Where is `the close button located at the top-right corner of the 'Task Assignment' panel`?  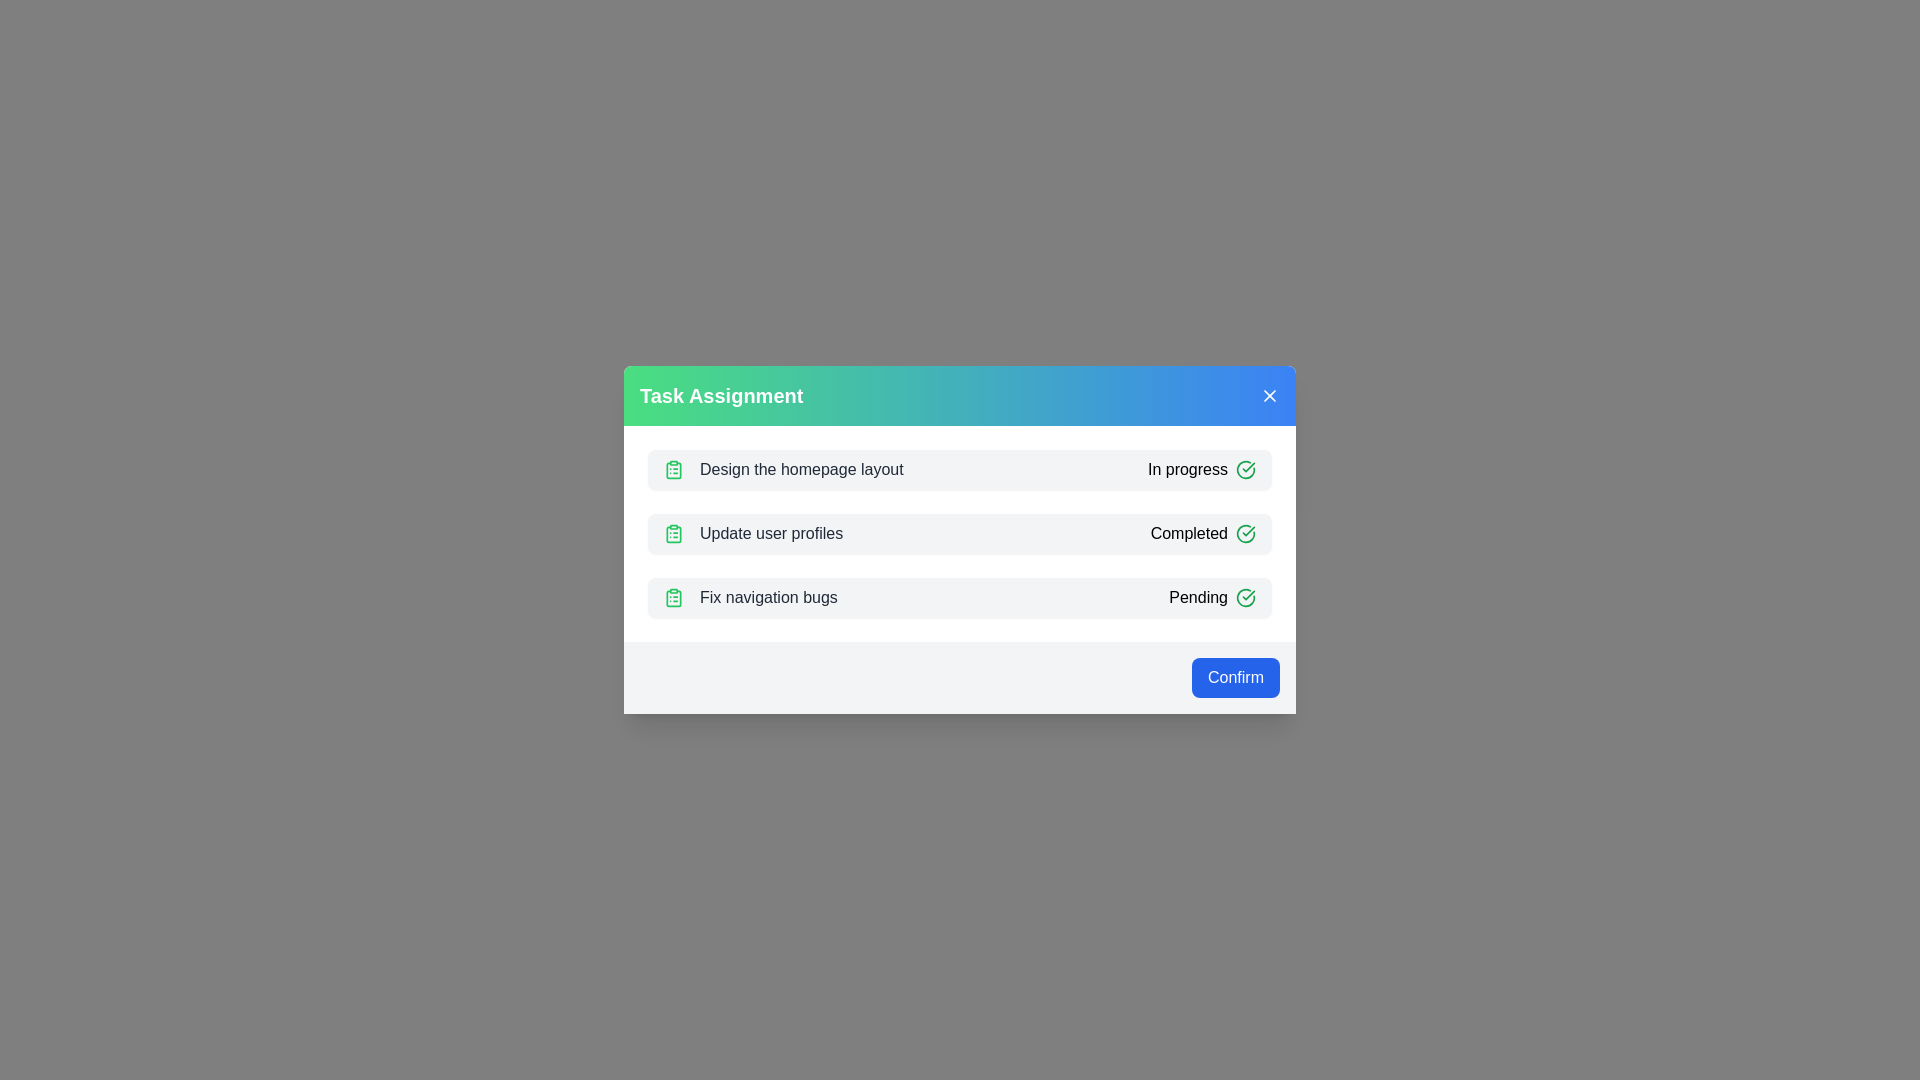
the close button located at the top-right corner of the 'Task Assignment' panel is located at coordinates (1269, 396).